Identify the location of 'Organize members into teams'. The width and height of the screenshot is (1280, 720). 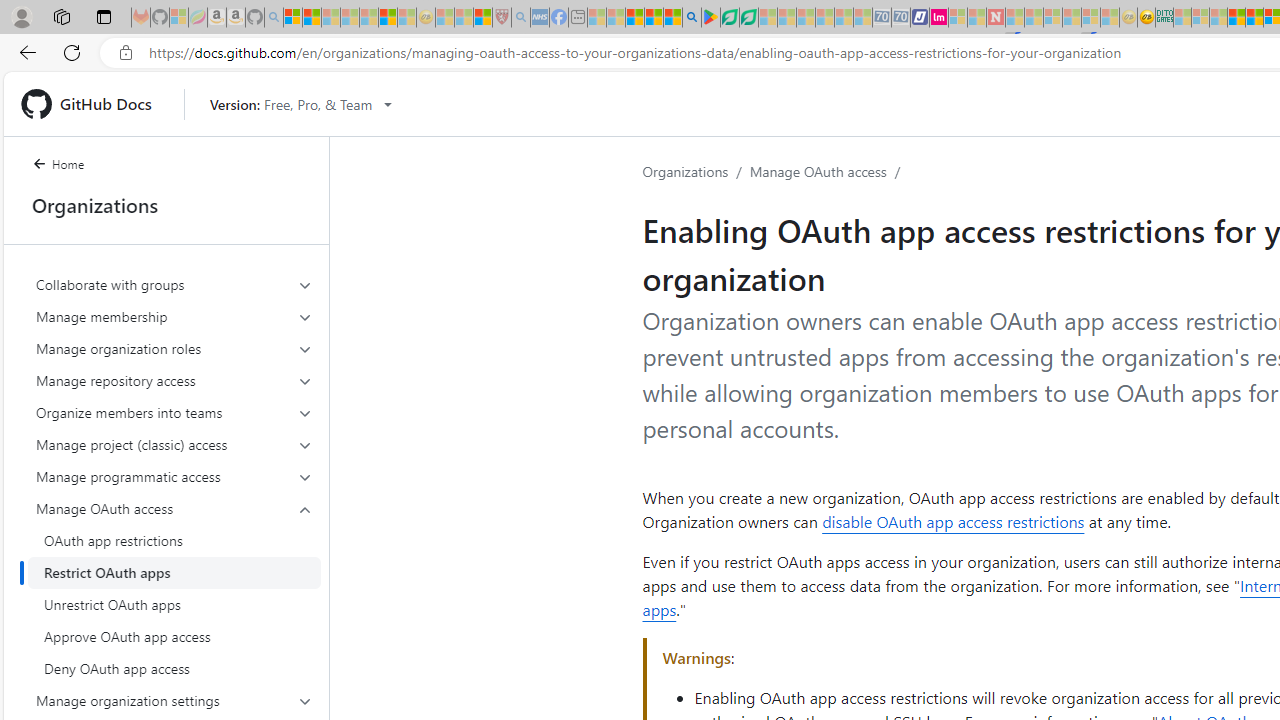
(174, 411).